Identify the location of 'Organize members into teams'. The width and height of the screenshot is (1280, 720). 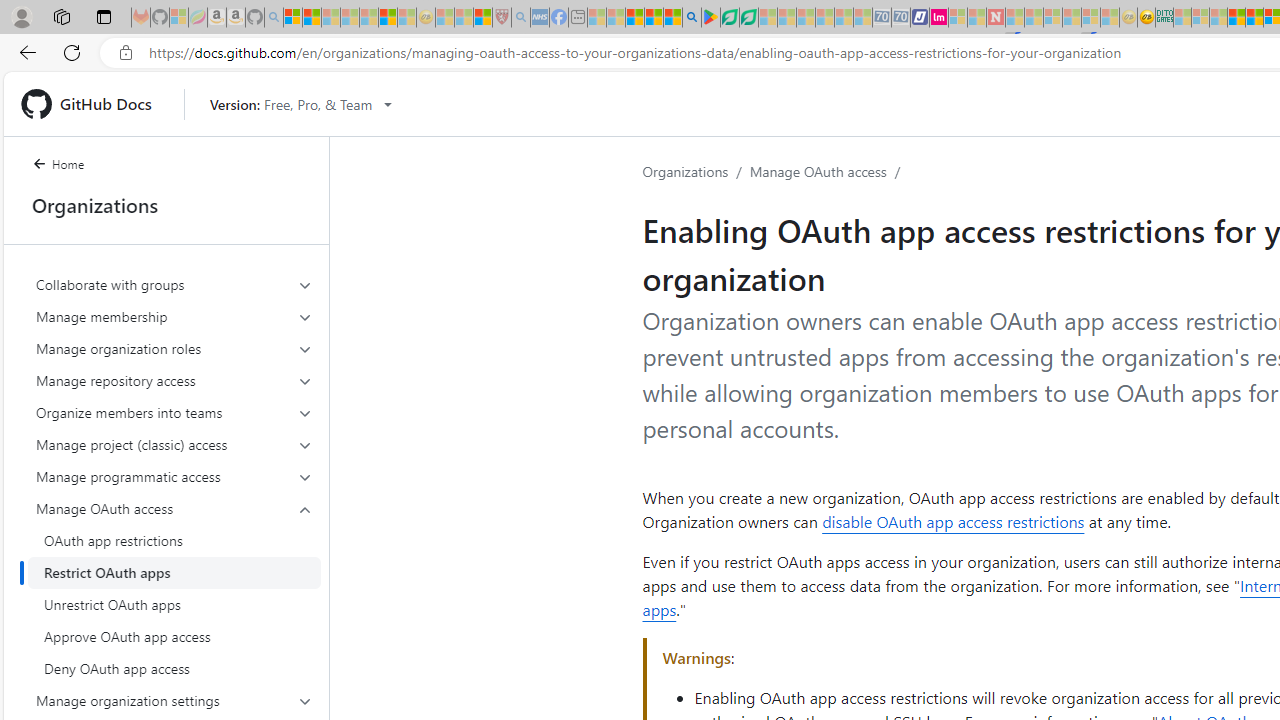
(174, 411).